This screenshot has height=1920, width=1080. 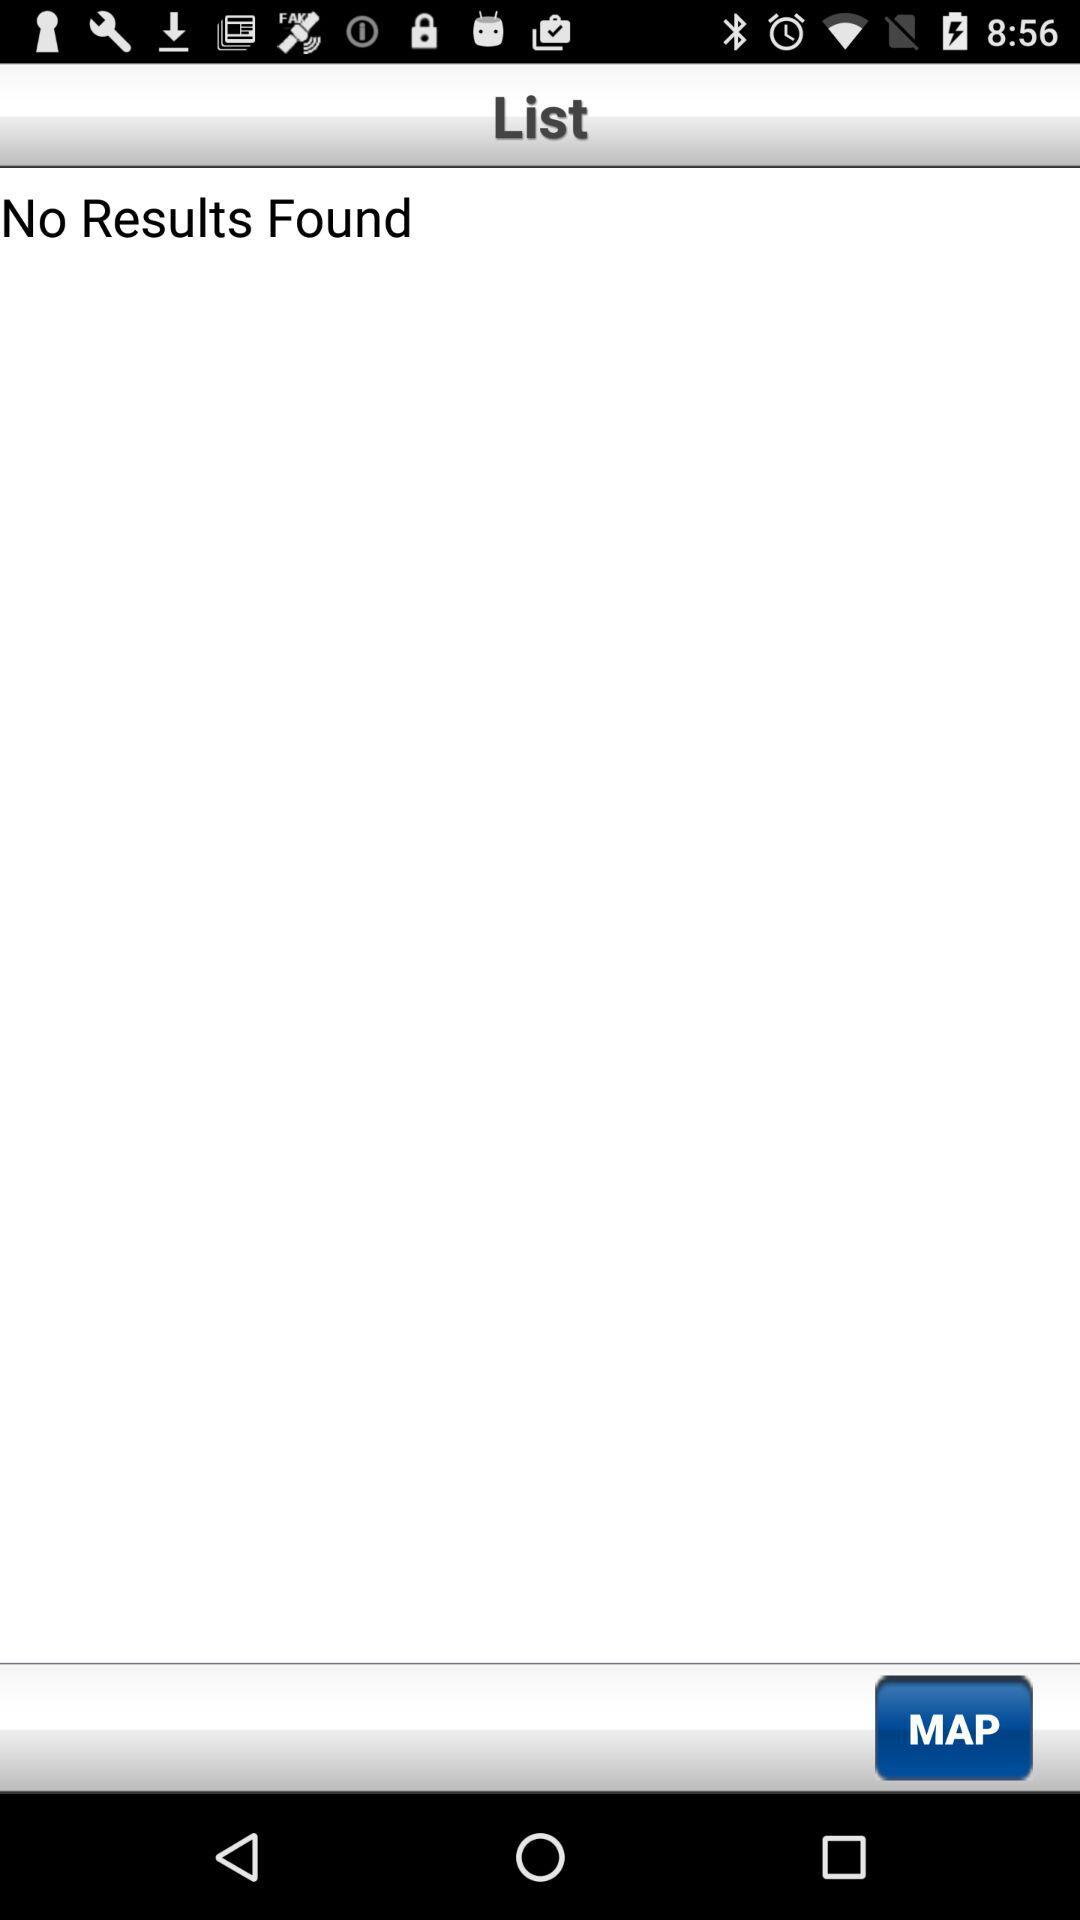 I want to click on the item at the bottom right corner, so click(x=952, y=1727).